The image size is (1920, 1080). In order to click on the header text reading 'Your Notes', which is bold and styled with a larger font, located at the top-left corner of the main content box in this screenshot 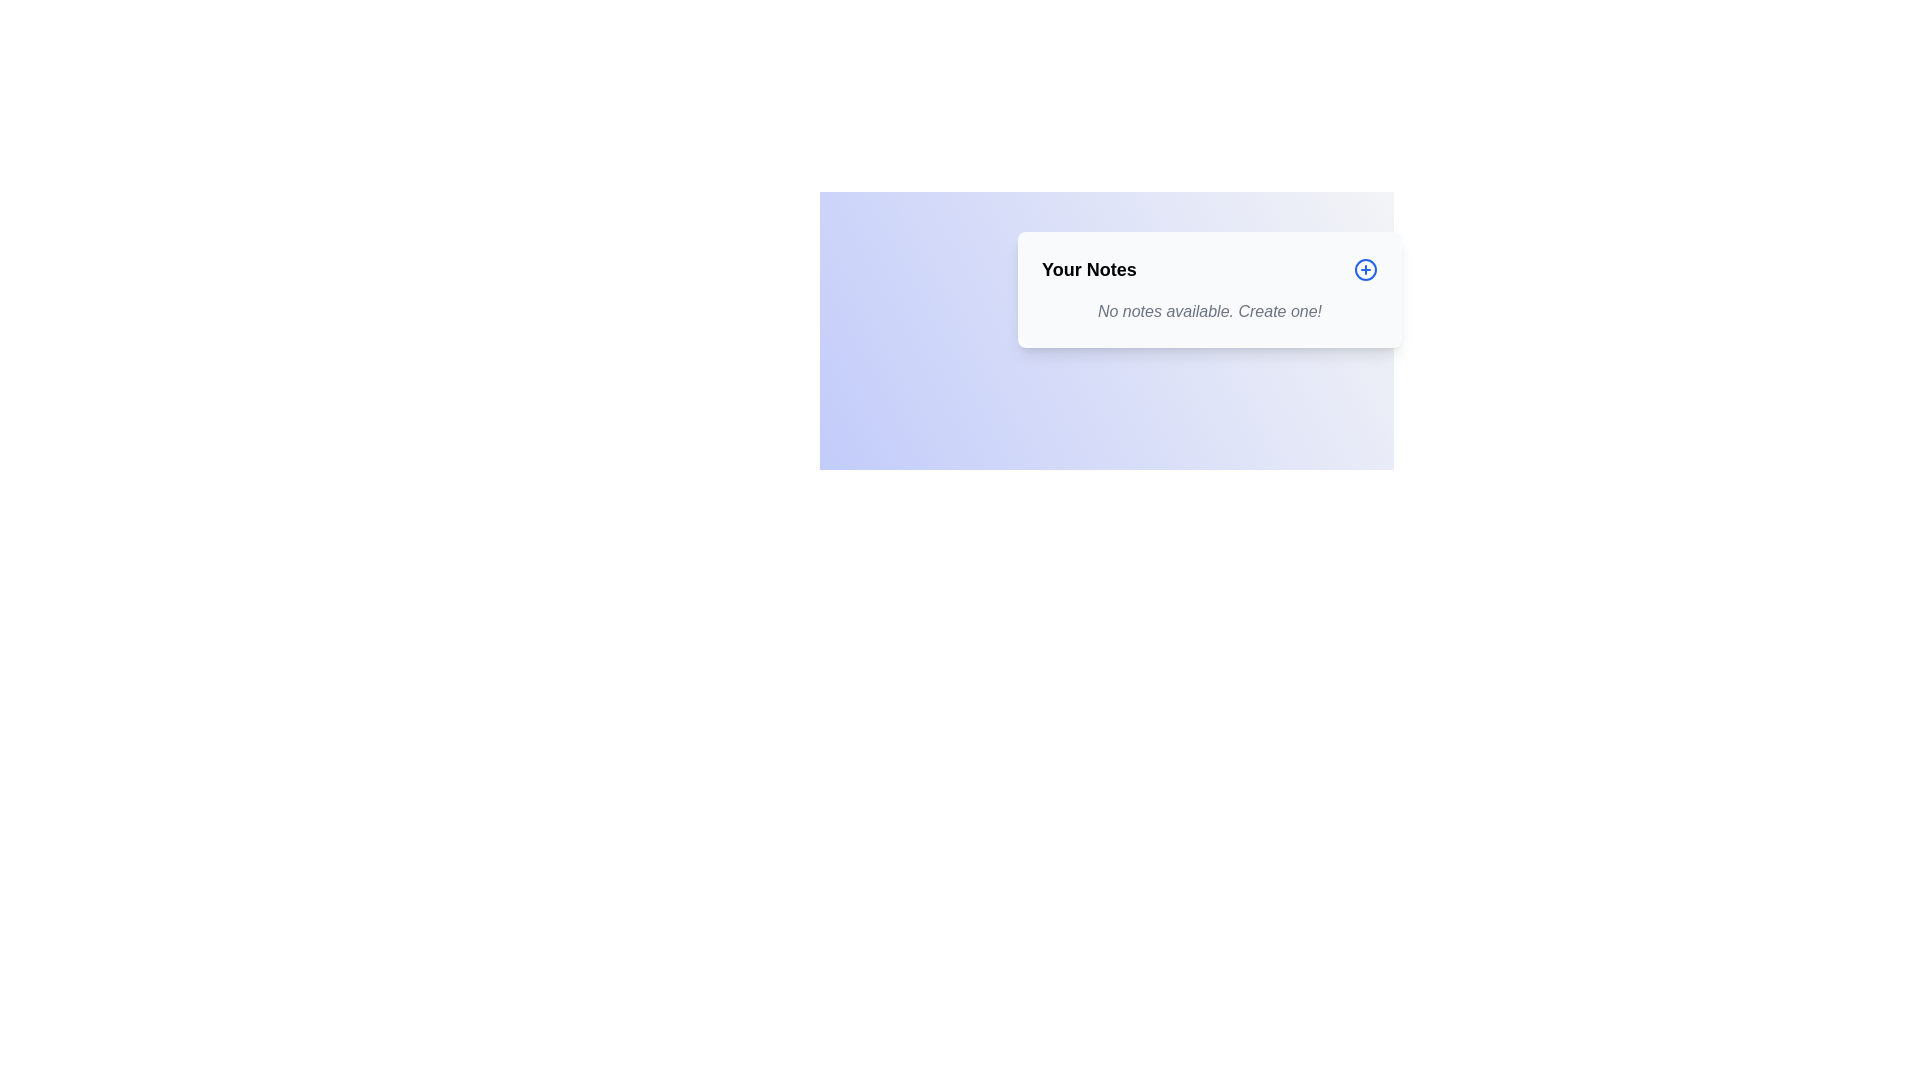, I will do `click(1088, 270)`.